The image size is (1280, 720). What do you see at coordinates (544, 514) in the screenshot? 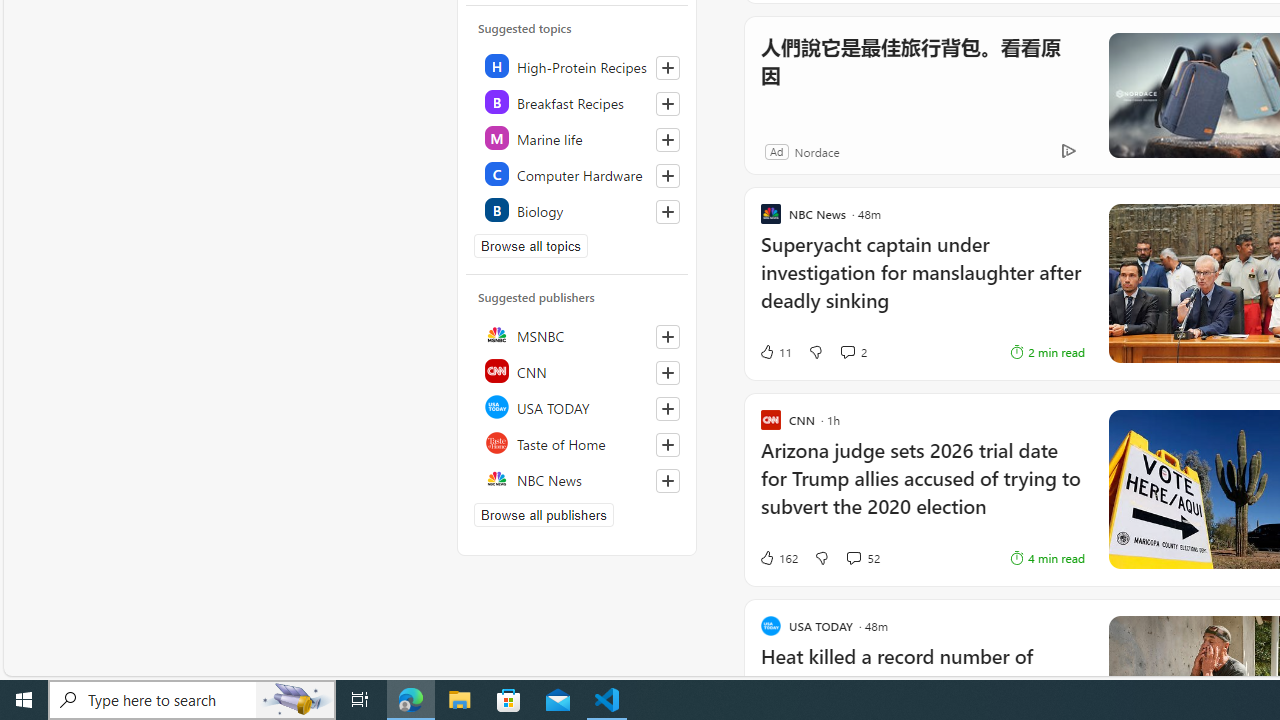
I see `'Browse all publishers'` at bounding box center [544, 514].